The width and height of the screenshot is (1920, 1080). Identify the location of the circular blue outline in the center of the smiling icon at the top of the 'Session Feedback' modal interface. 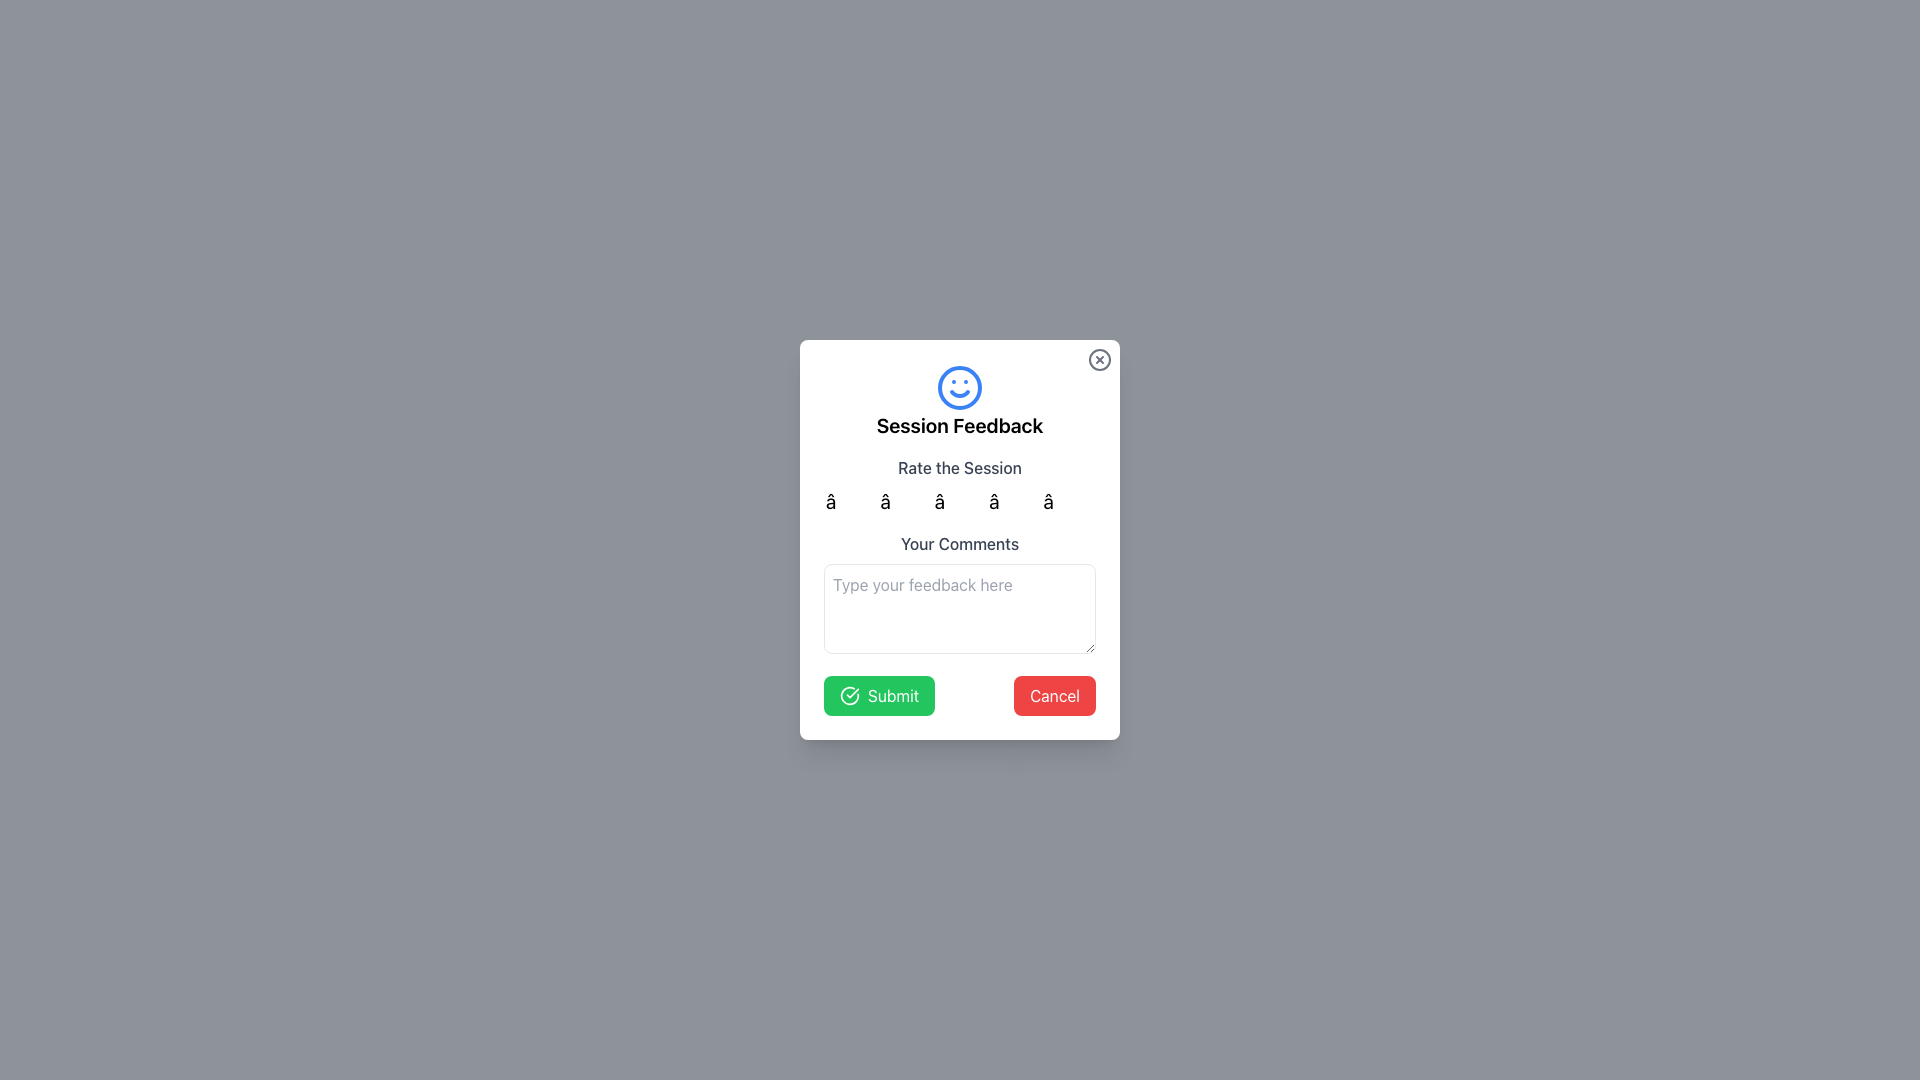
(960, 388).